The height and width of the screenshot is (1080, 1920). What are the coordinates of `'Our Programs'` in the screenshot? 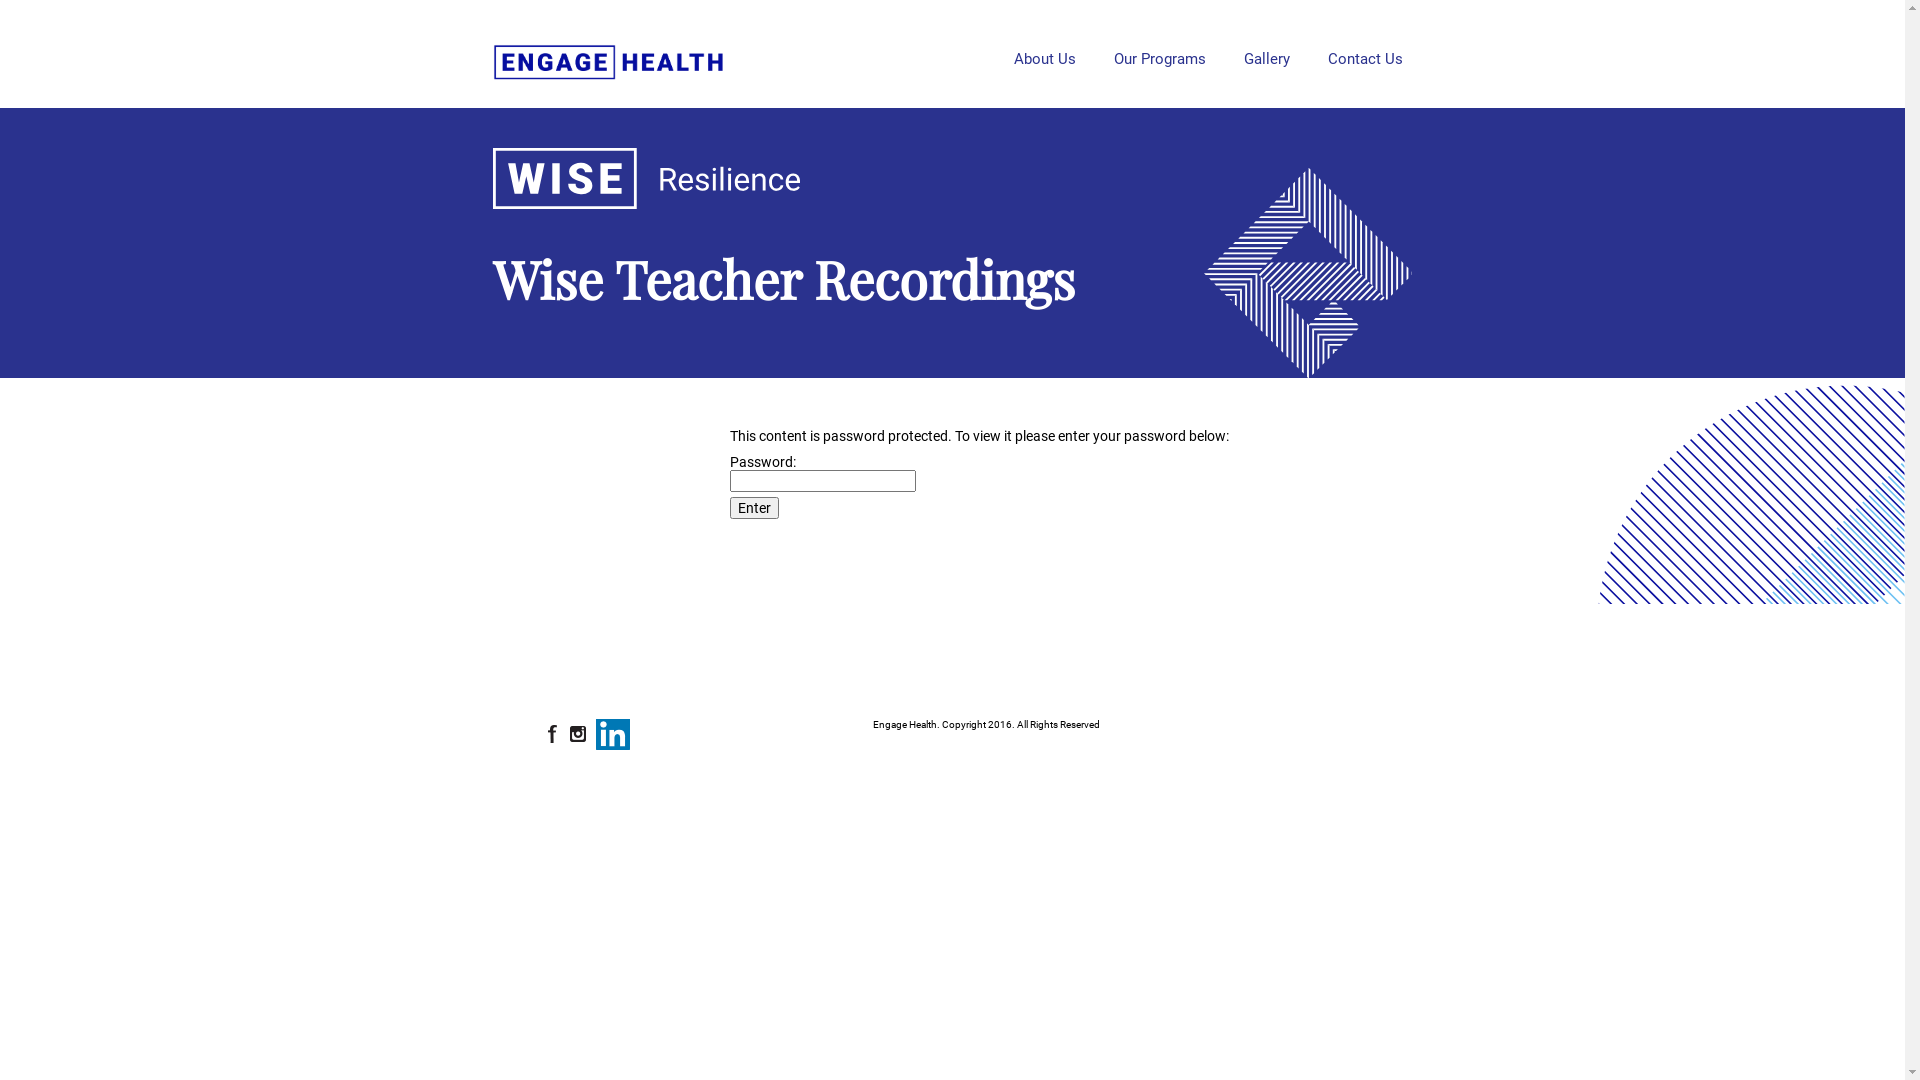 It's located at (1160, 53).